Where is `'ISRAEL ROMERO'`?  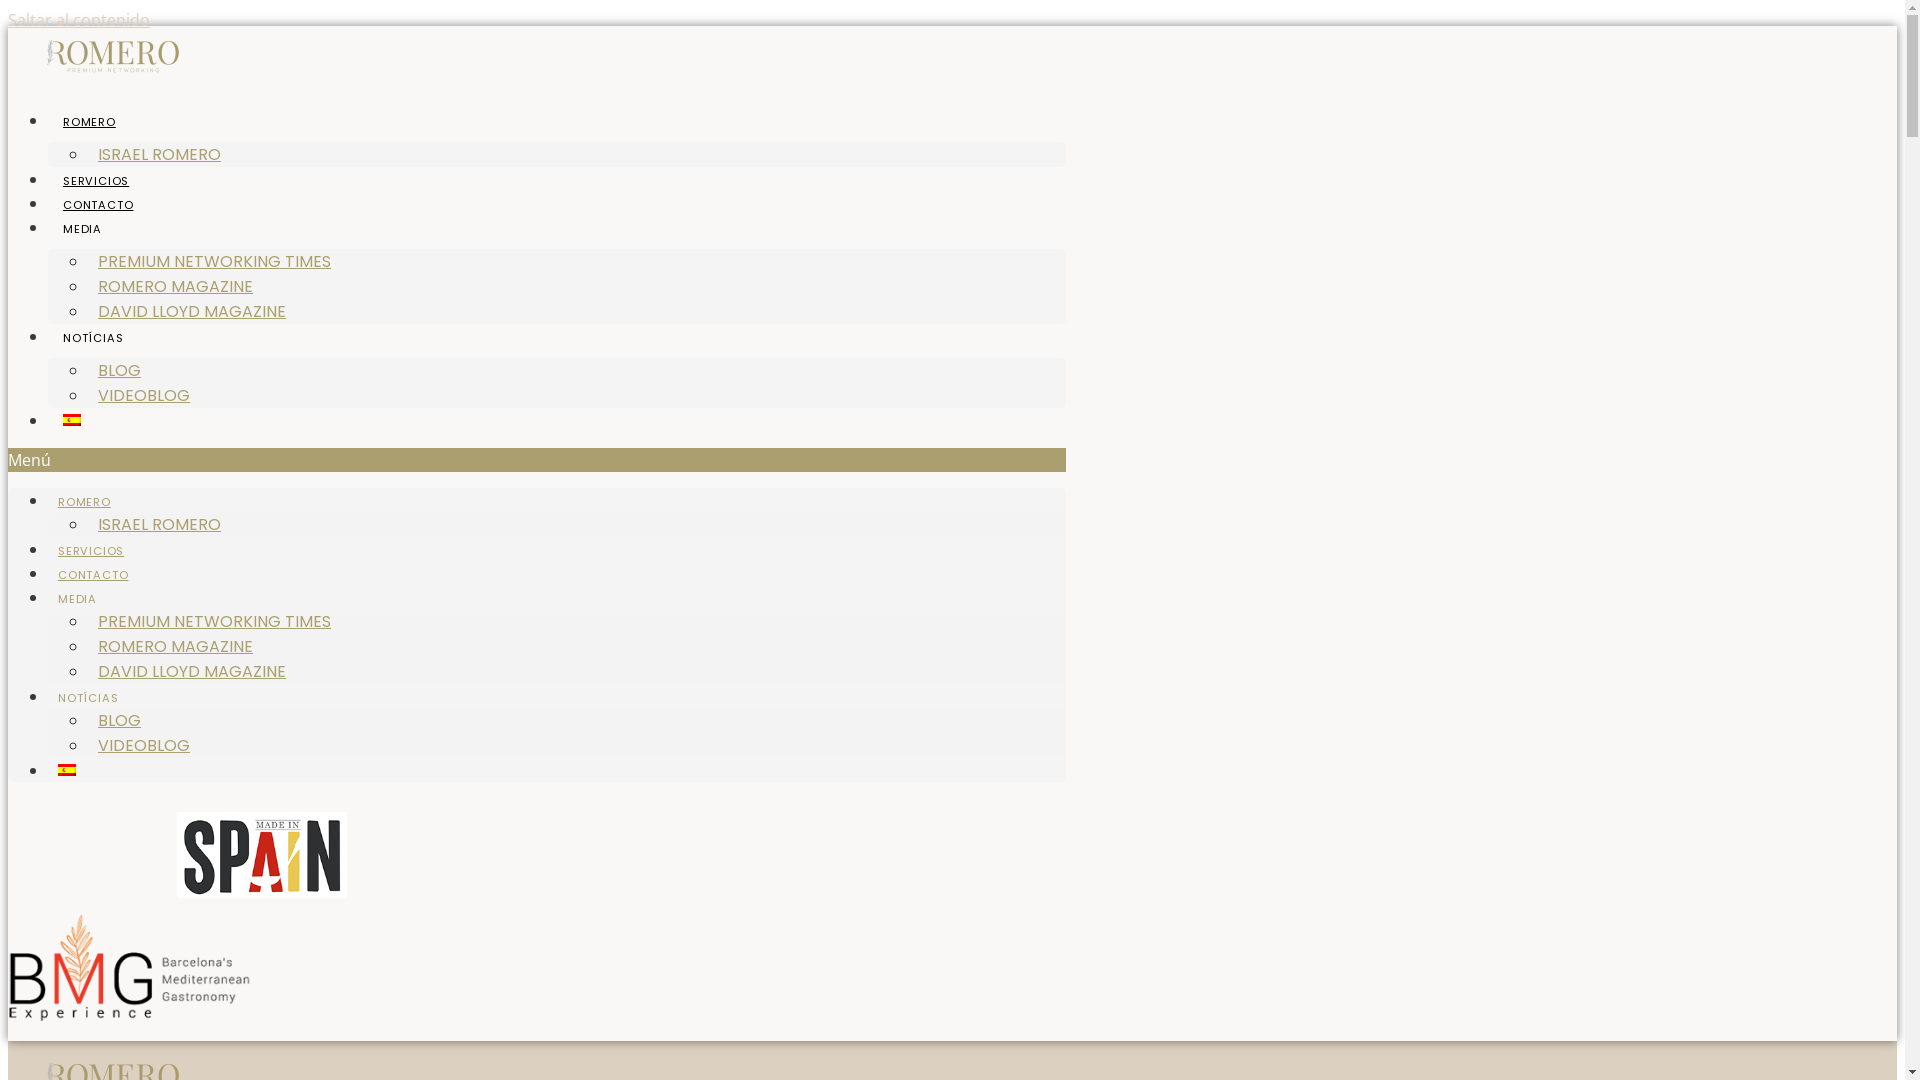
'ISRAEL ROMERO' is located at coordinates (158, 523).